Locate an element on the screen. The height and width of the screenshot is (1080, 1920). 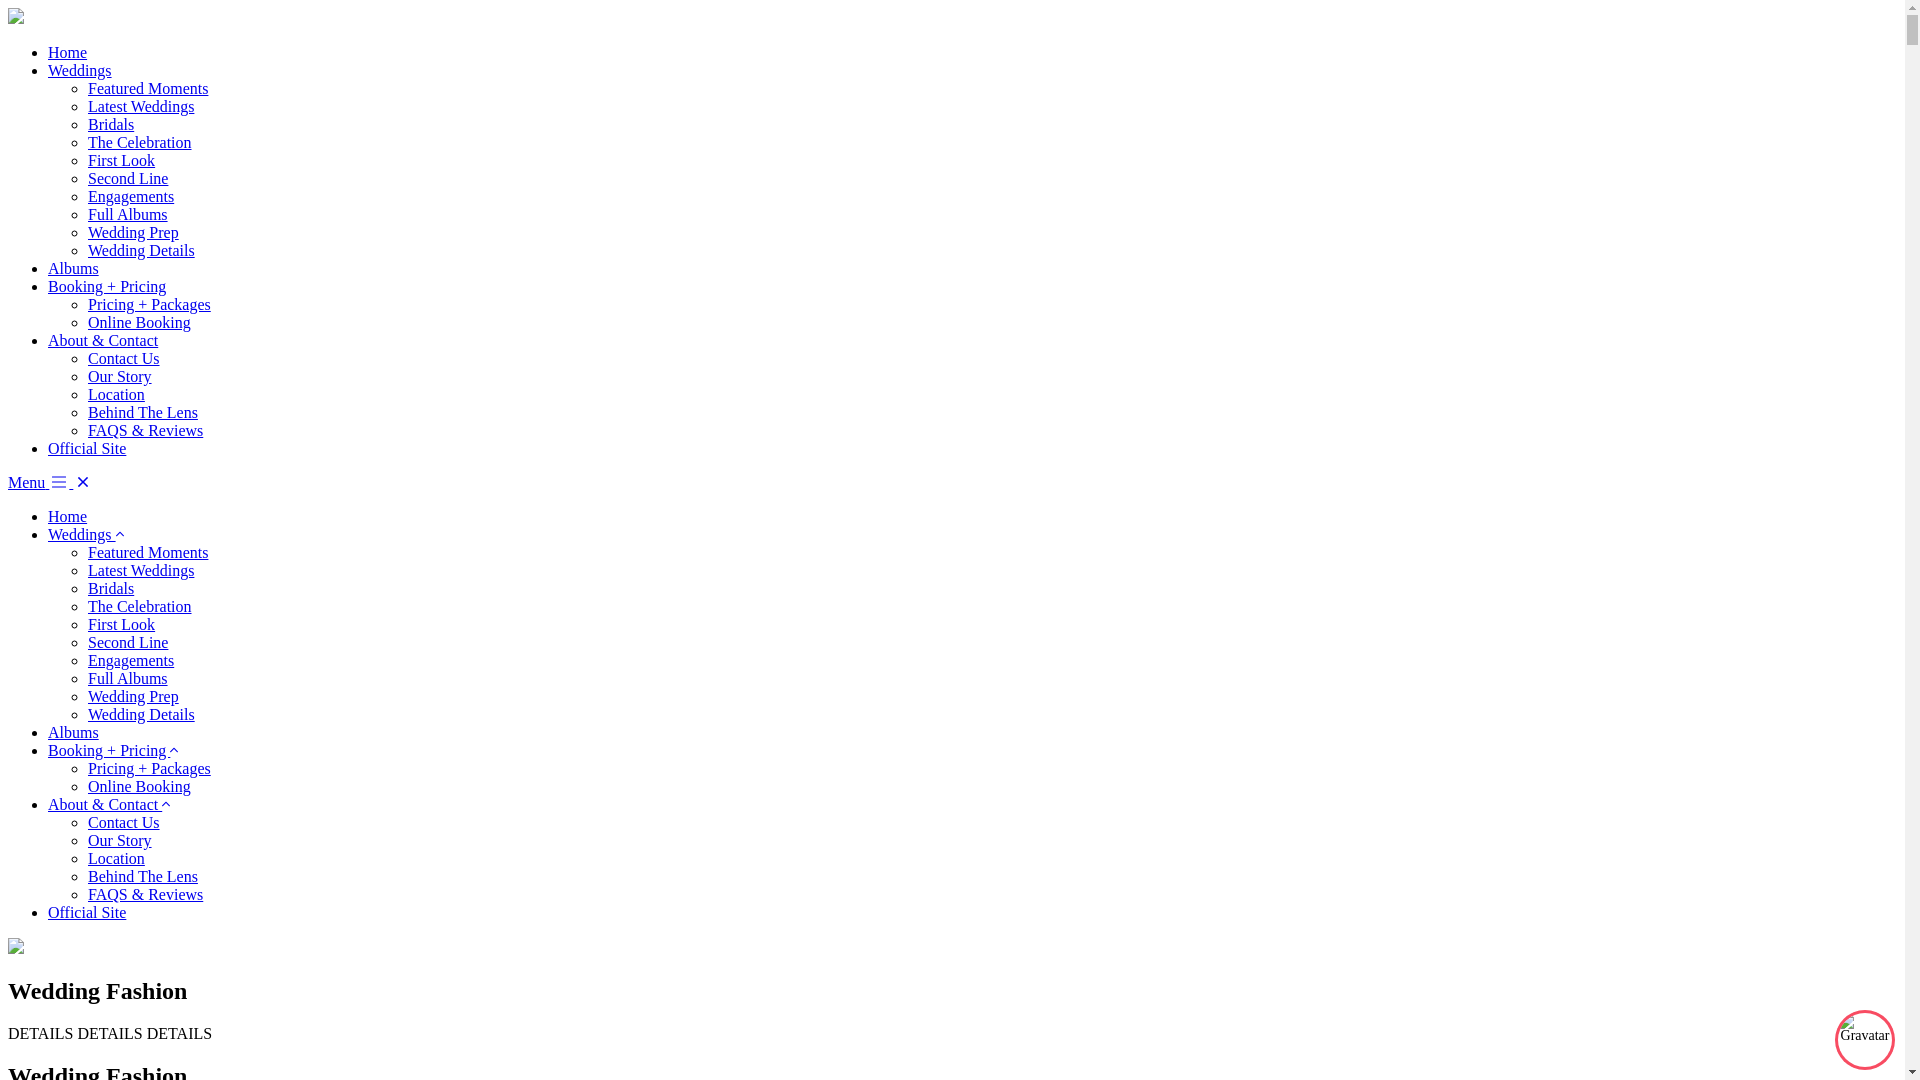
'Second Line' is located at coordinates (127, 642).